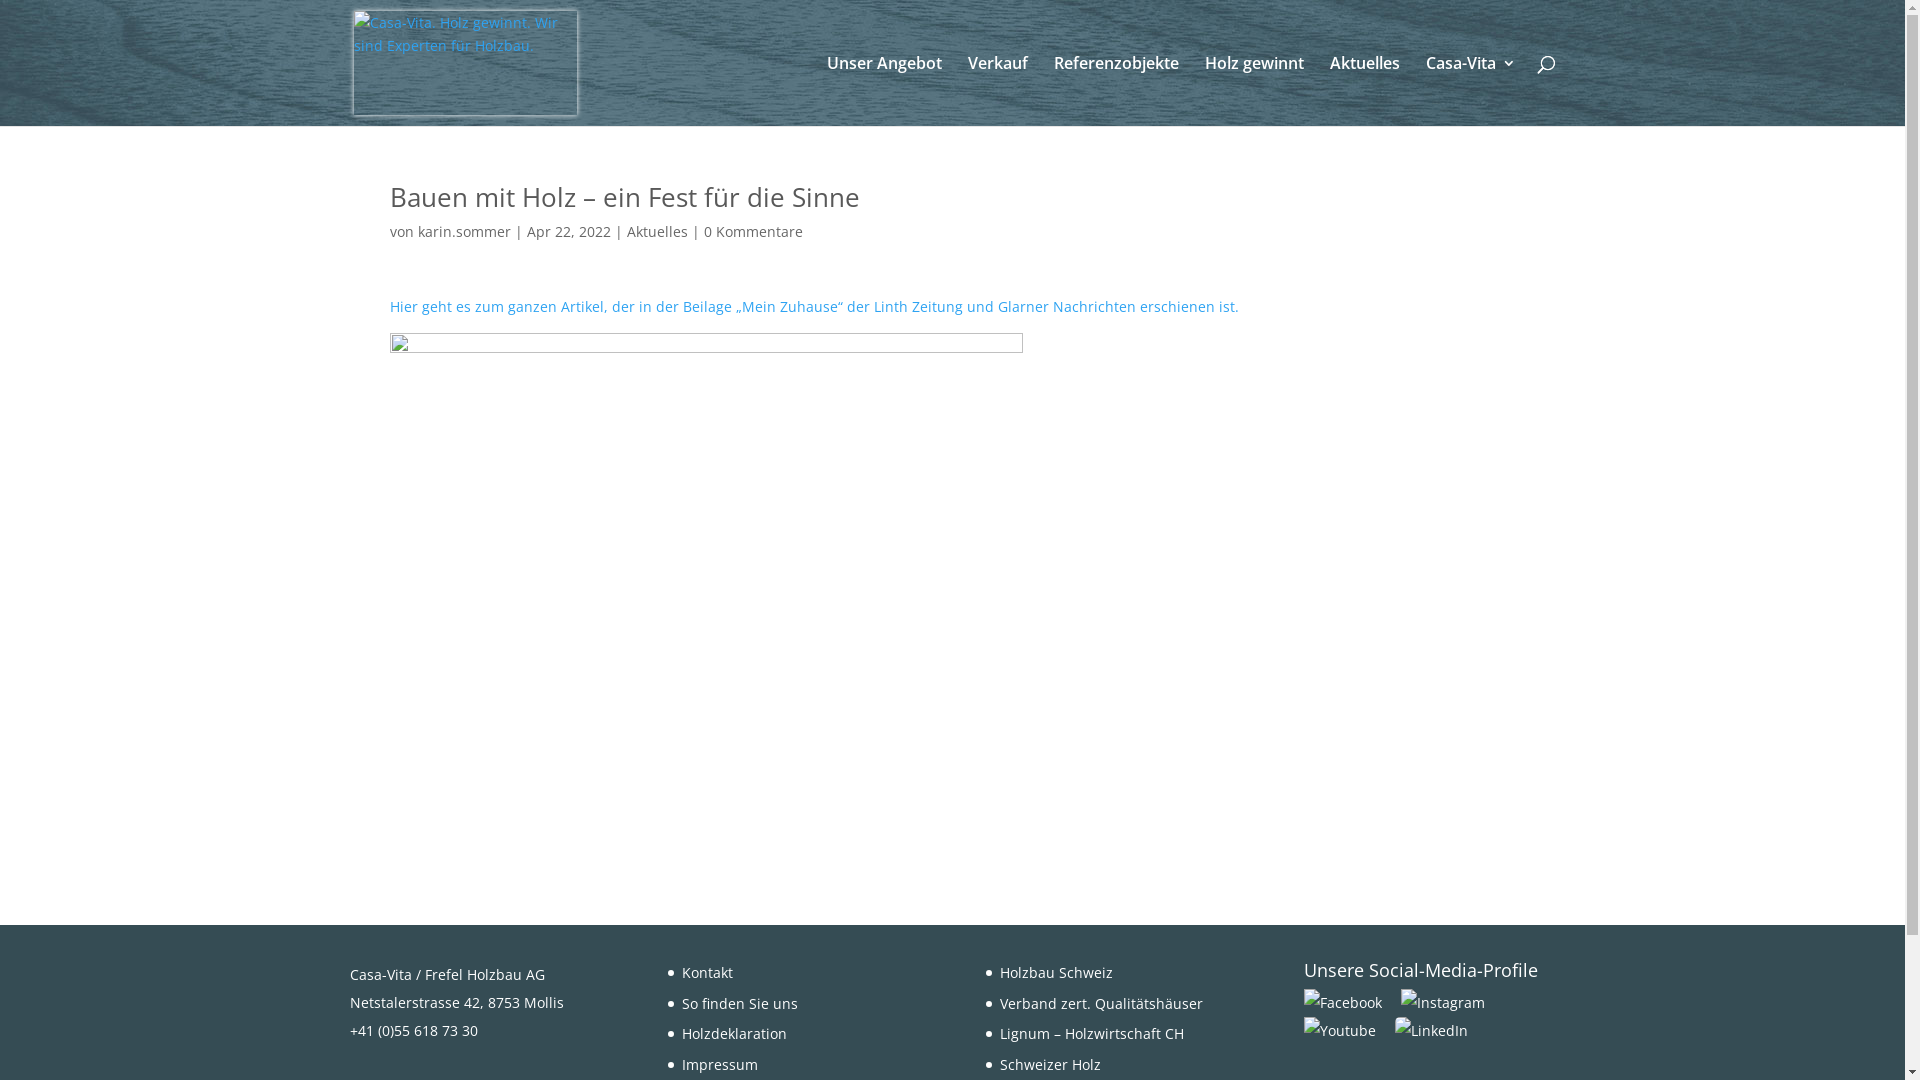 This screenshot has height=1080, width=1920. What do you see at coordinates (1347, 1030) in the screenshot?
I see `'Youtube'` at bounding box center [1347, 1030].